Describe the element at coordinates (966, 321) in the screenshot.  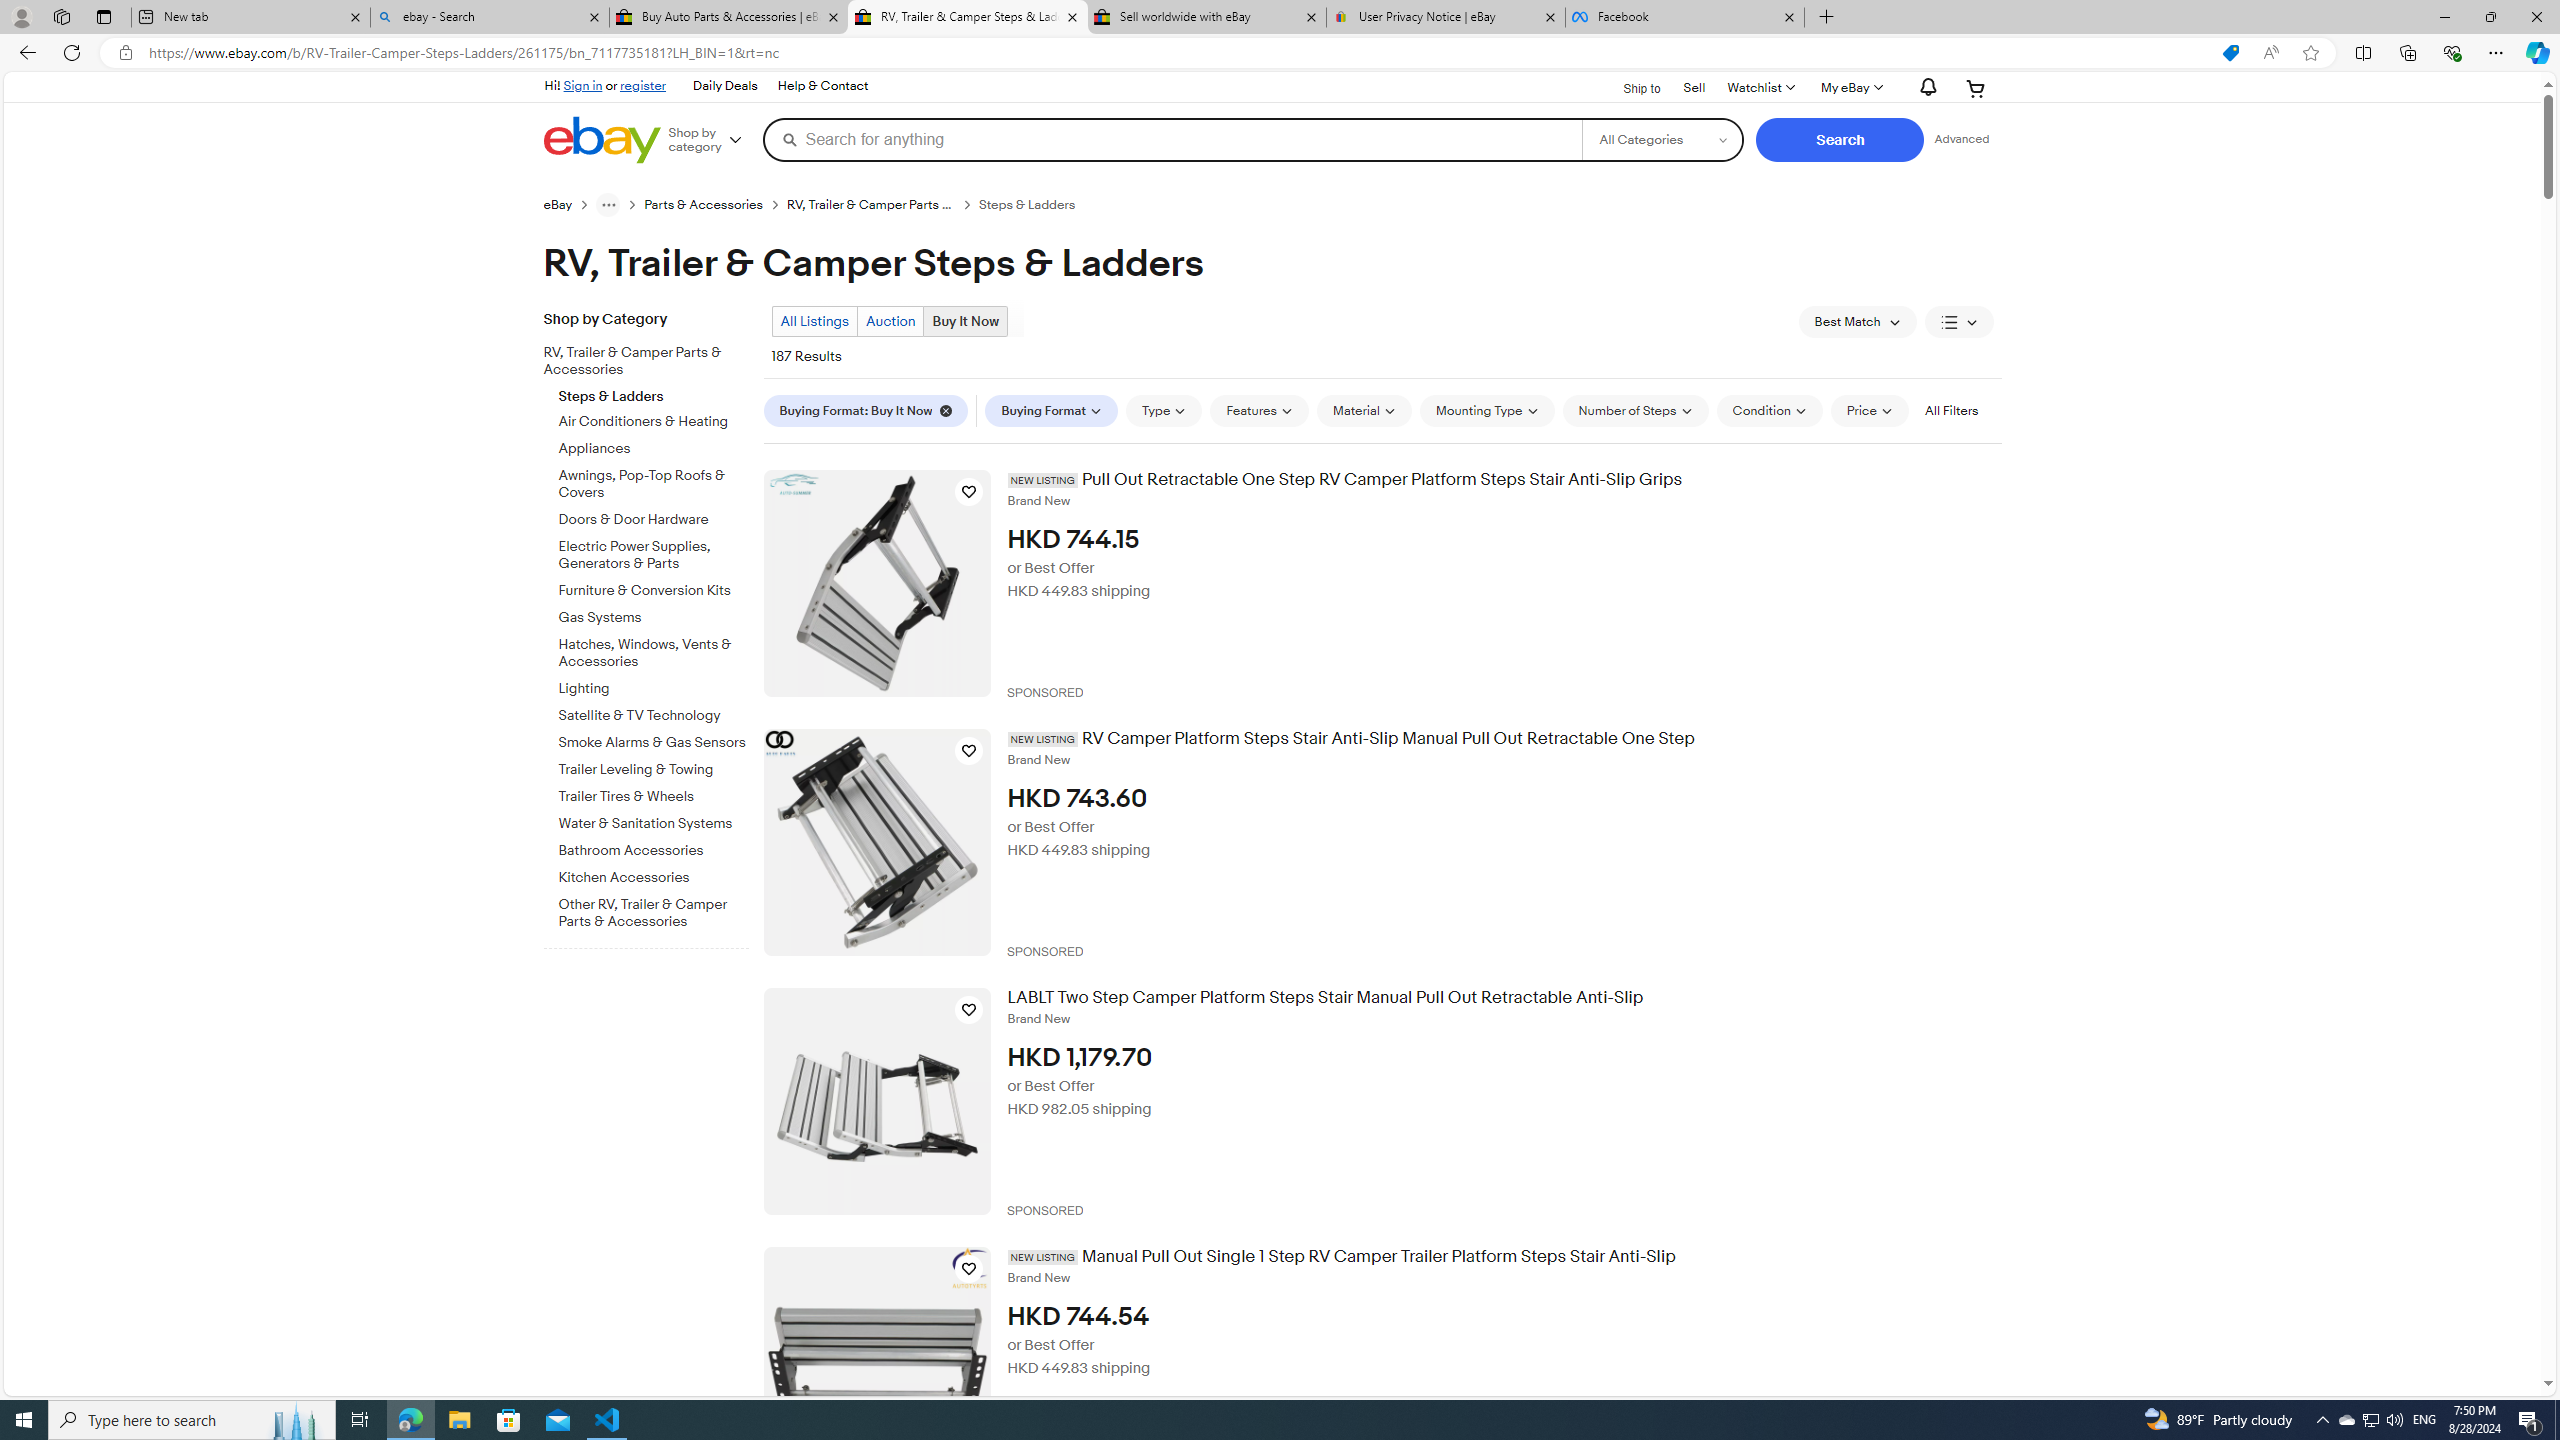
I see `'Buy It Now'` at that location.